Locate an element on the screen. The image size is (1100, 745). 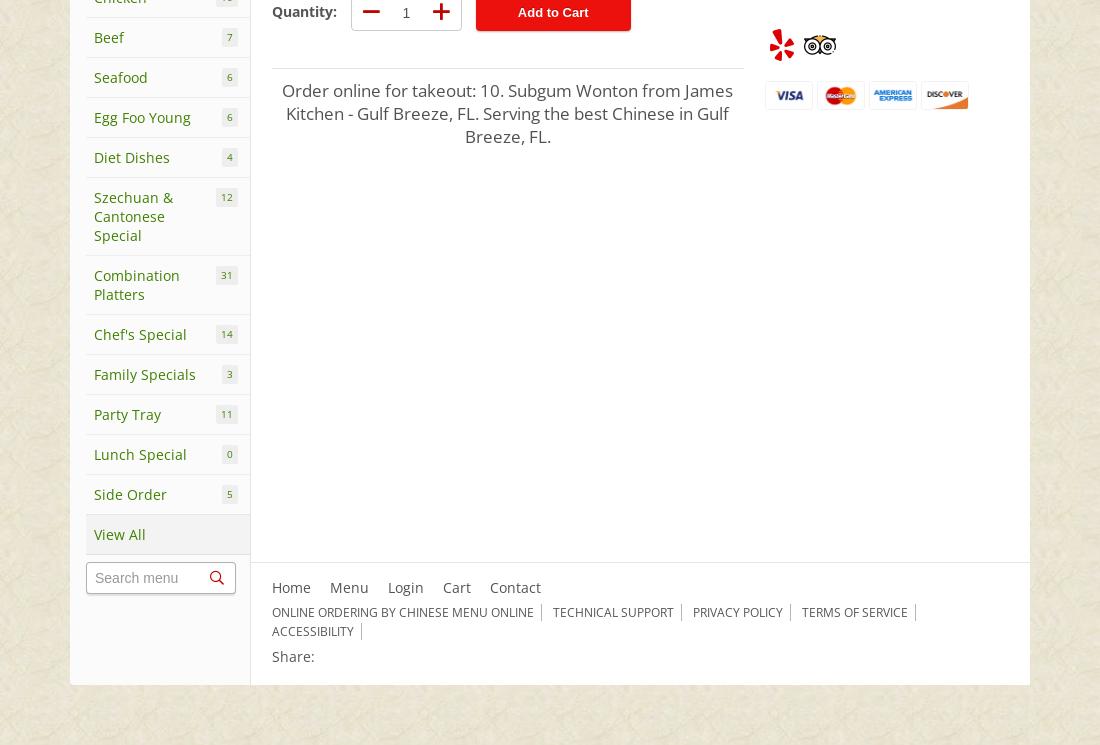
'0' is located at coordinates (226, 453).